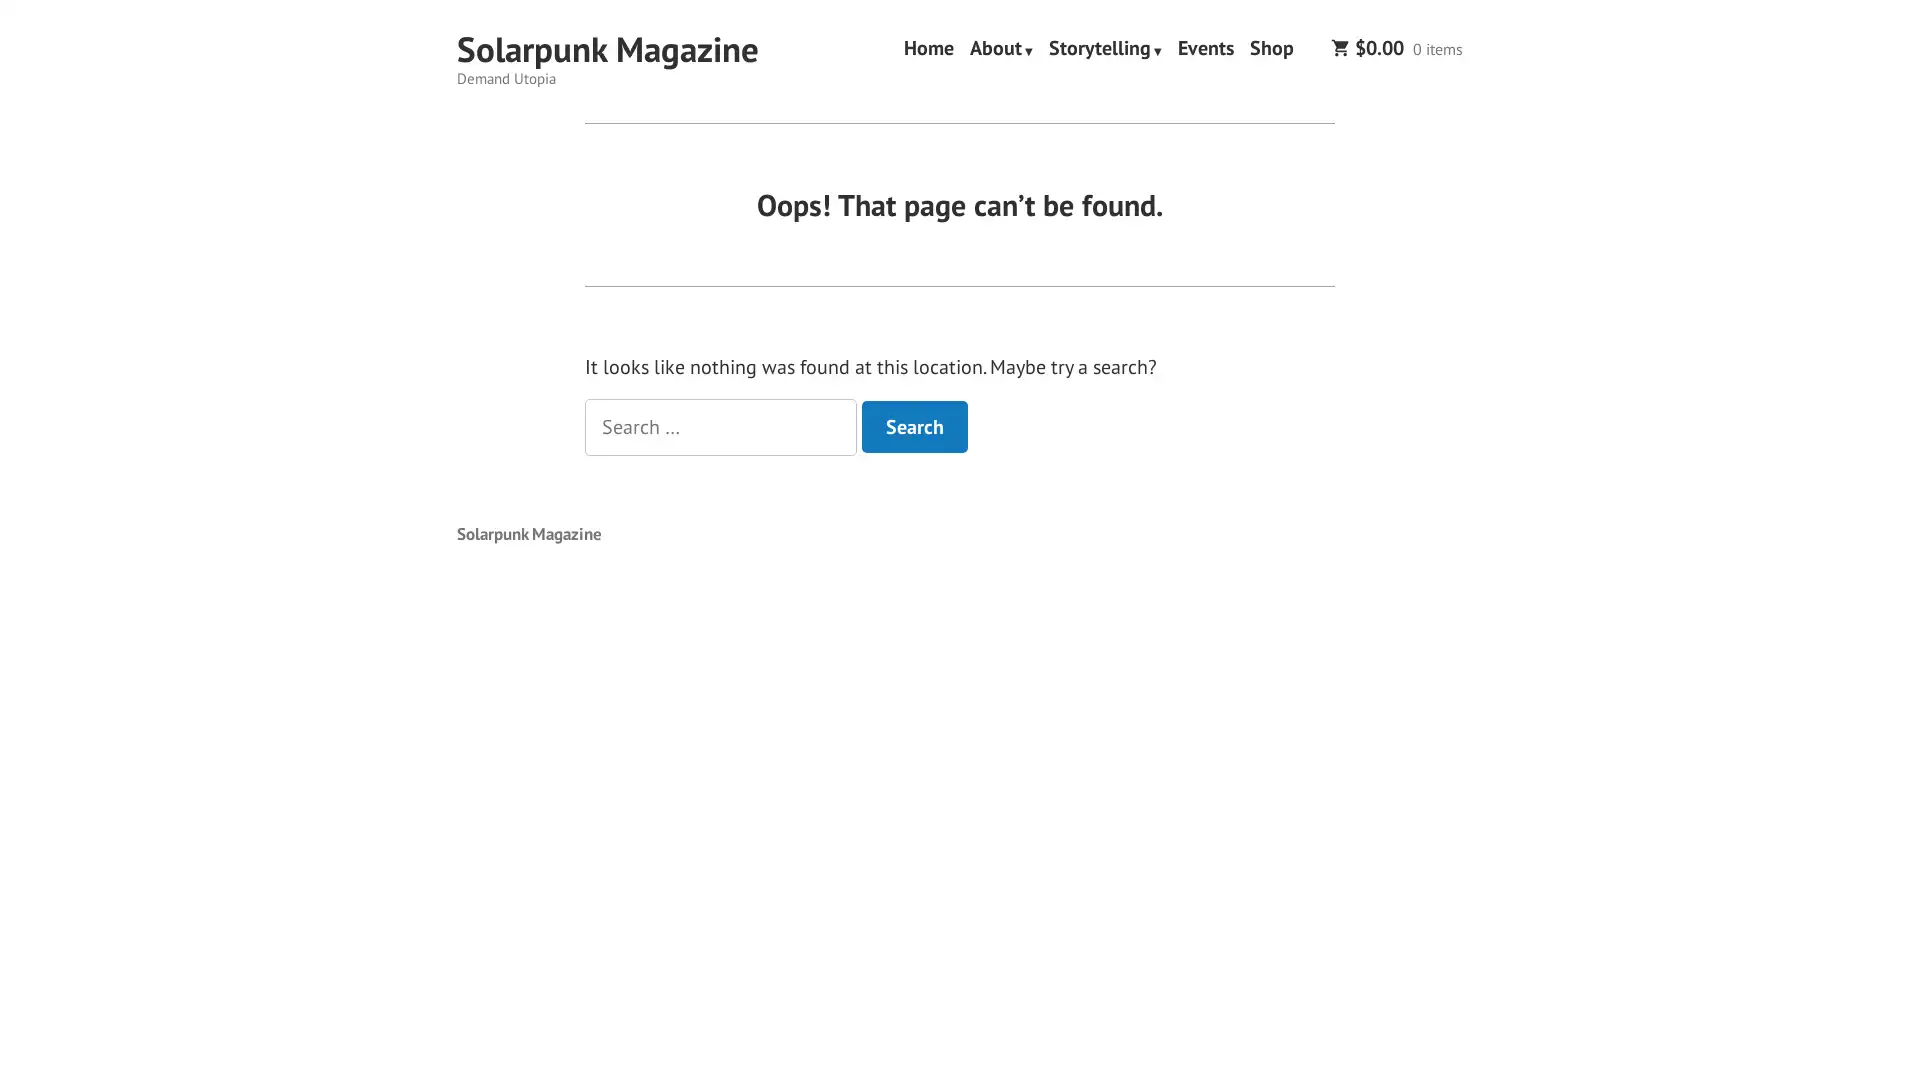 Image resolution: width=1920 pixels, height=1080 pixels. Describe the element at coordinates (914, 426) in the screenshot. I see `Search` at that location.